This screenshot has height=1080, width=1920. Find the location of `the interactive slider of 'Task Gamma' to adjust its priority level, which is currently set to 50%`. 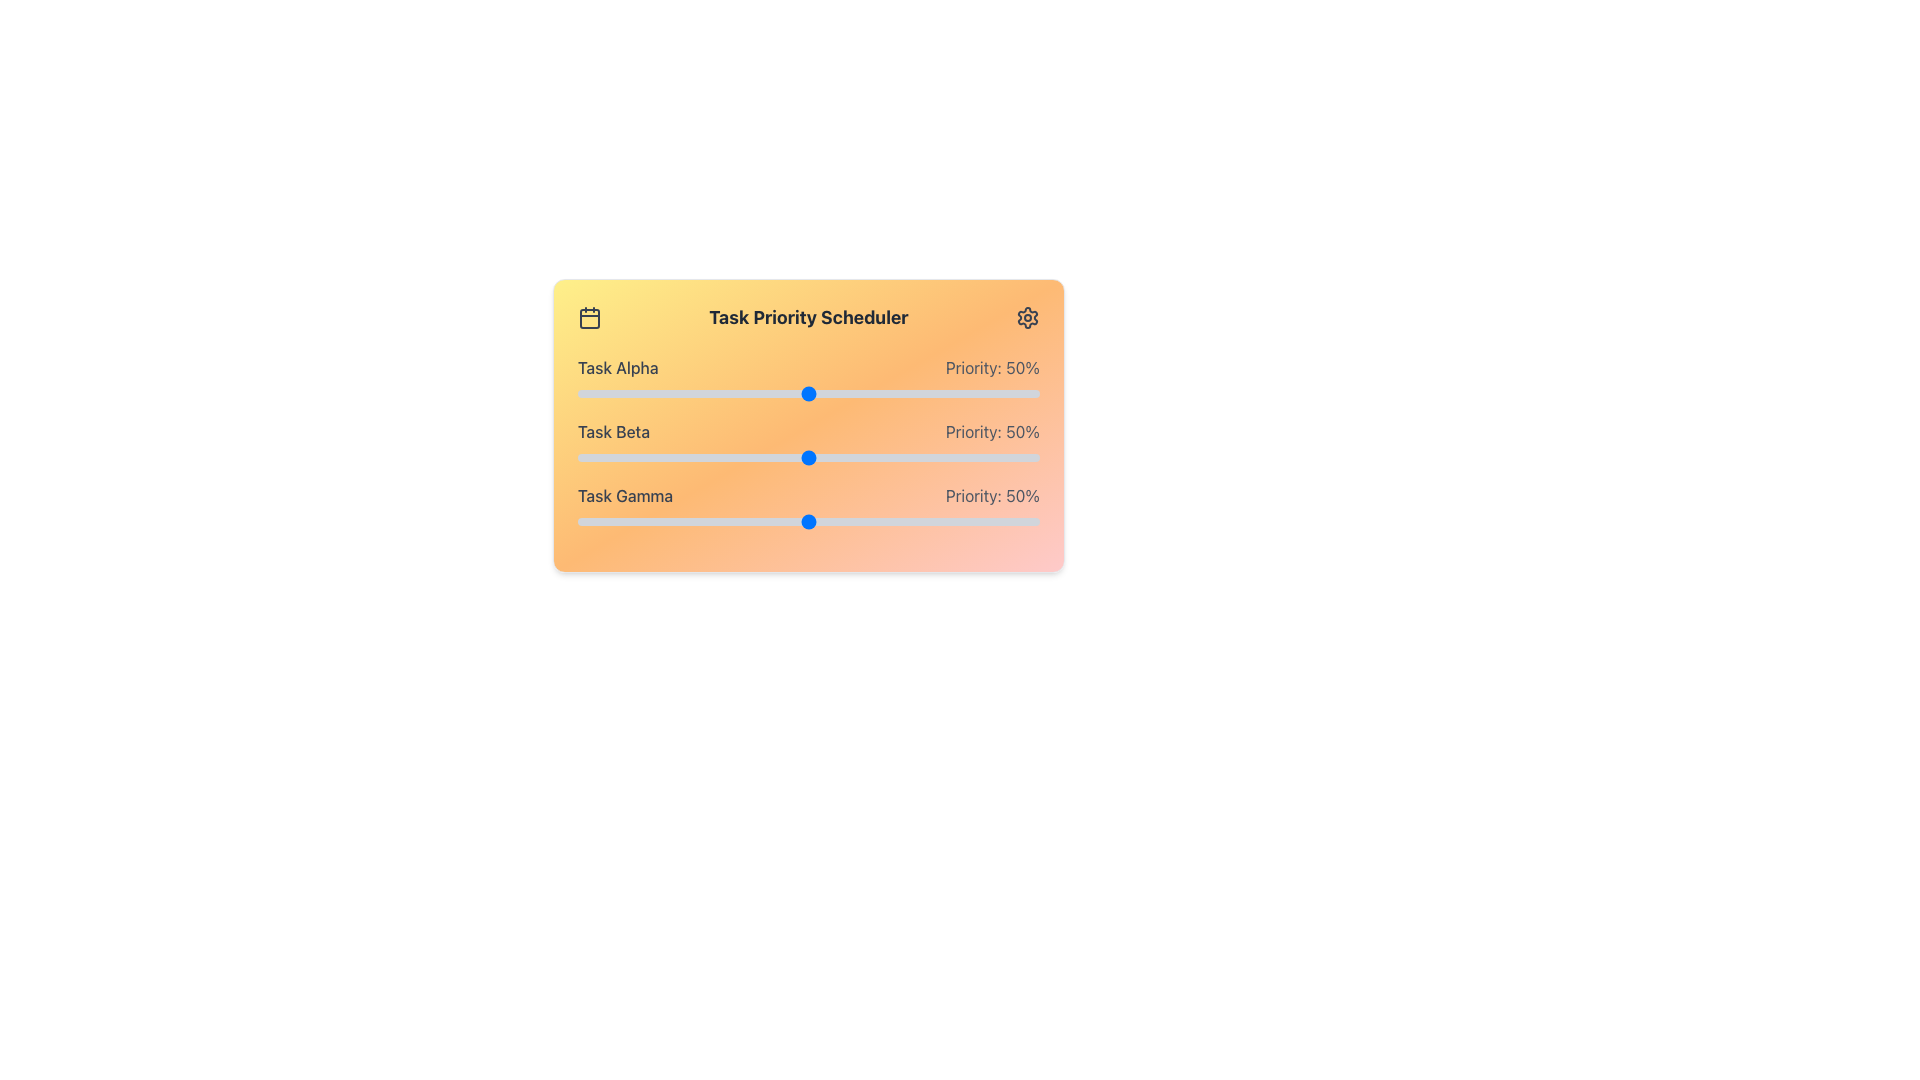

the interactive slider of 'Task Gamma' to adjust its priority level, which is currently set to 50% is located at coordinates (809, 507).